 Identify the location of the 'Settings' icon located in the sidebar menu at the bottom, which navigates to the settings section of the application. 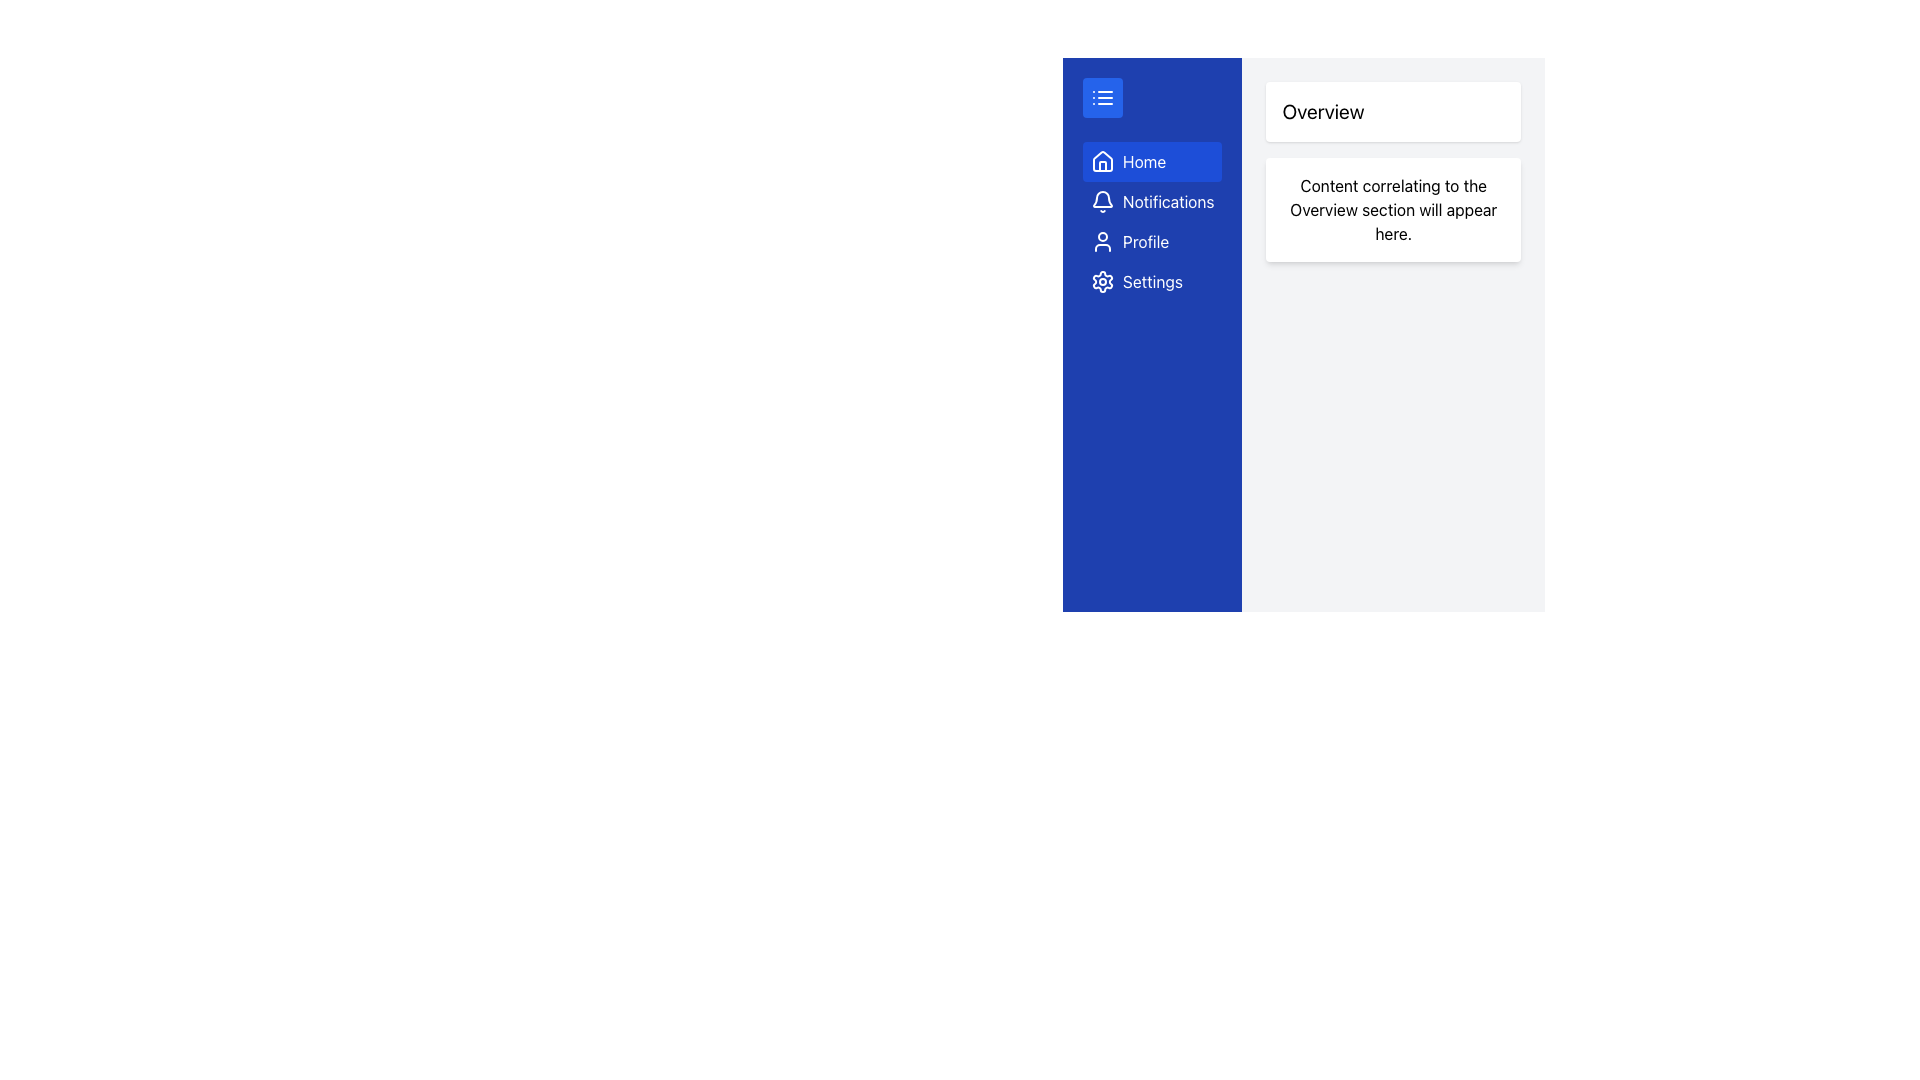
(1102, 281).